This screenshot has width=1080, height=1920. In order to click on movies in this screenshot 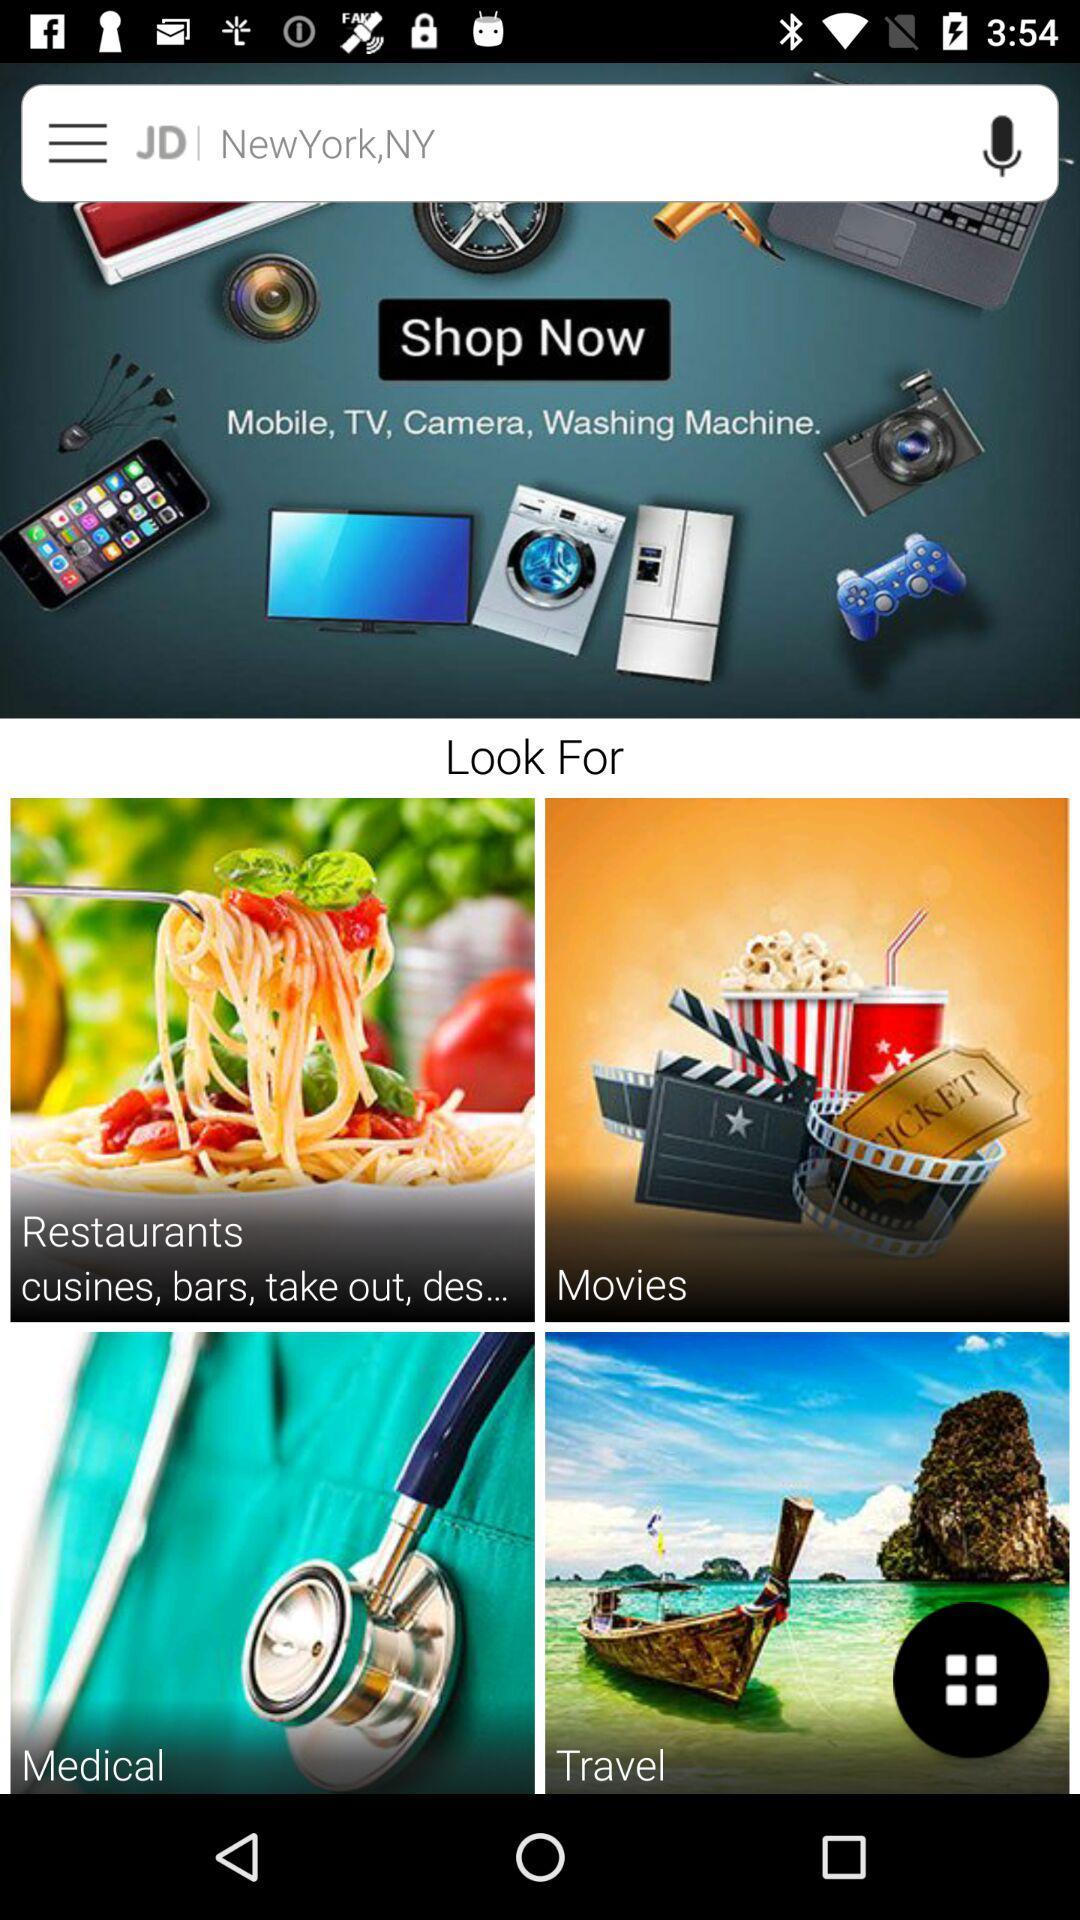, I will do `click(620, 1283)`.